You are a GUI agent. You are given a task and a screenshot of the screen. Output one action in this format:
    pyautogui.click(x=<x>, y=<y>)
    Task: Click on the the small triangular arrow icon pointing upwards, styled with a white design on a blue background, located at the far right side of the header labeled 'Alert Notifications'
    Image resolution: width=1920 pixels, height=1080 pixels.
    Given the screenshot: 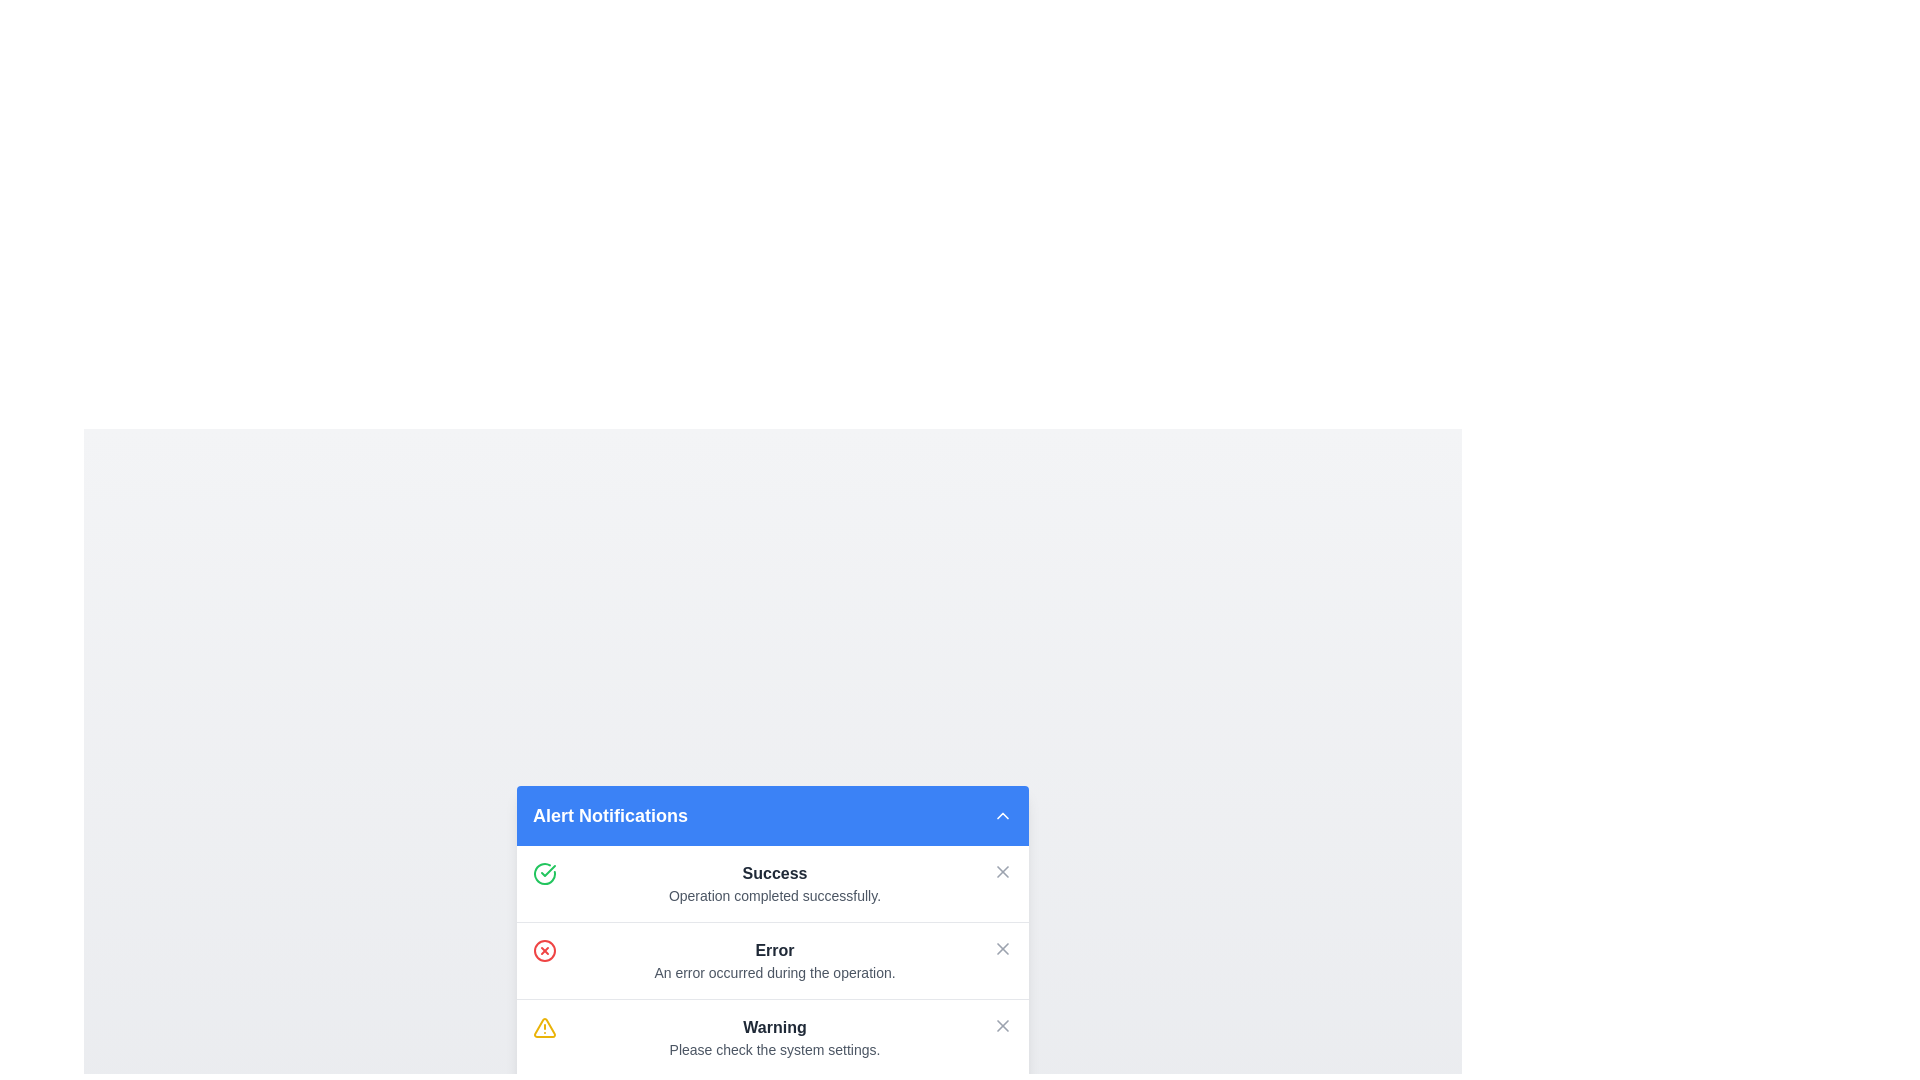 What is the action you would take?
    pyautogui.click(x=1003, y=814)
    